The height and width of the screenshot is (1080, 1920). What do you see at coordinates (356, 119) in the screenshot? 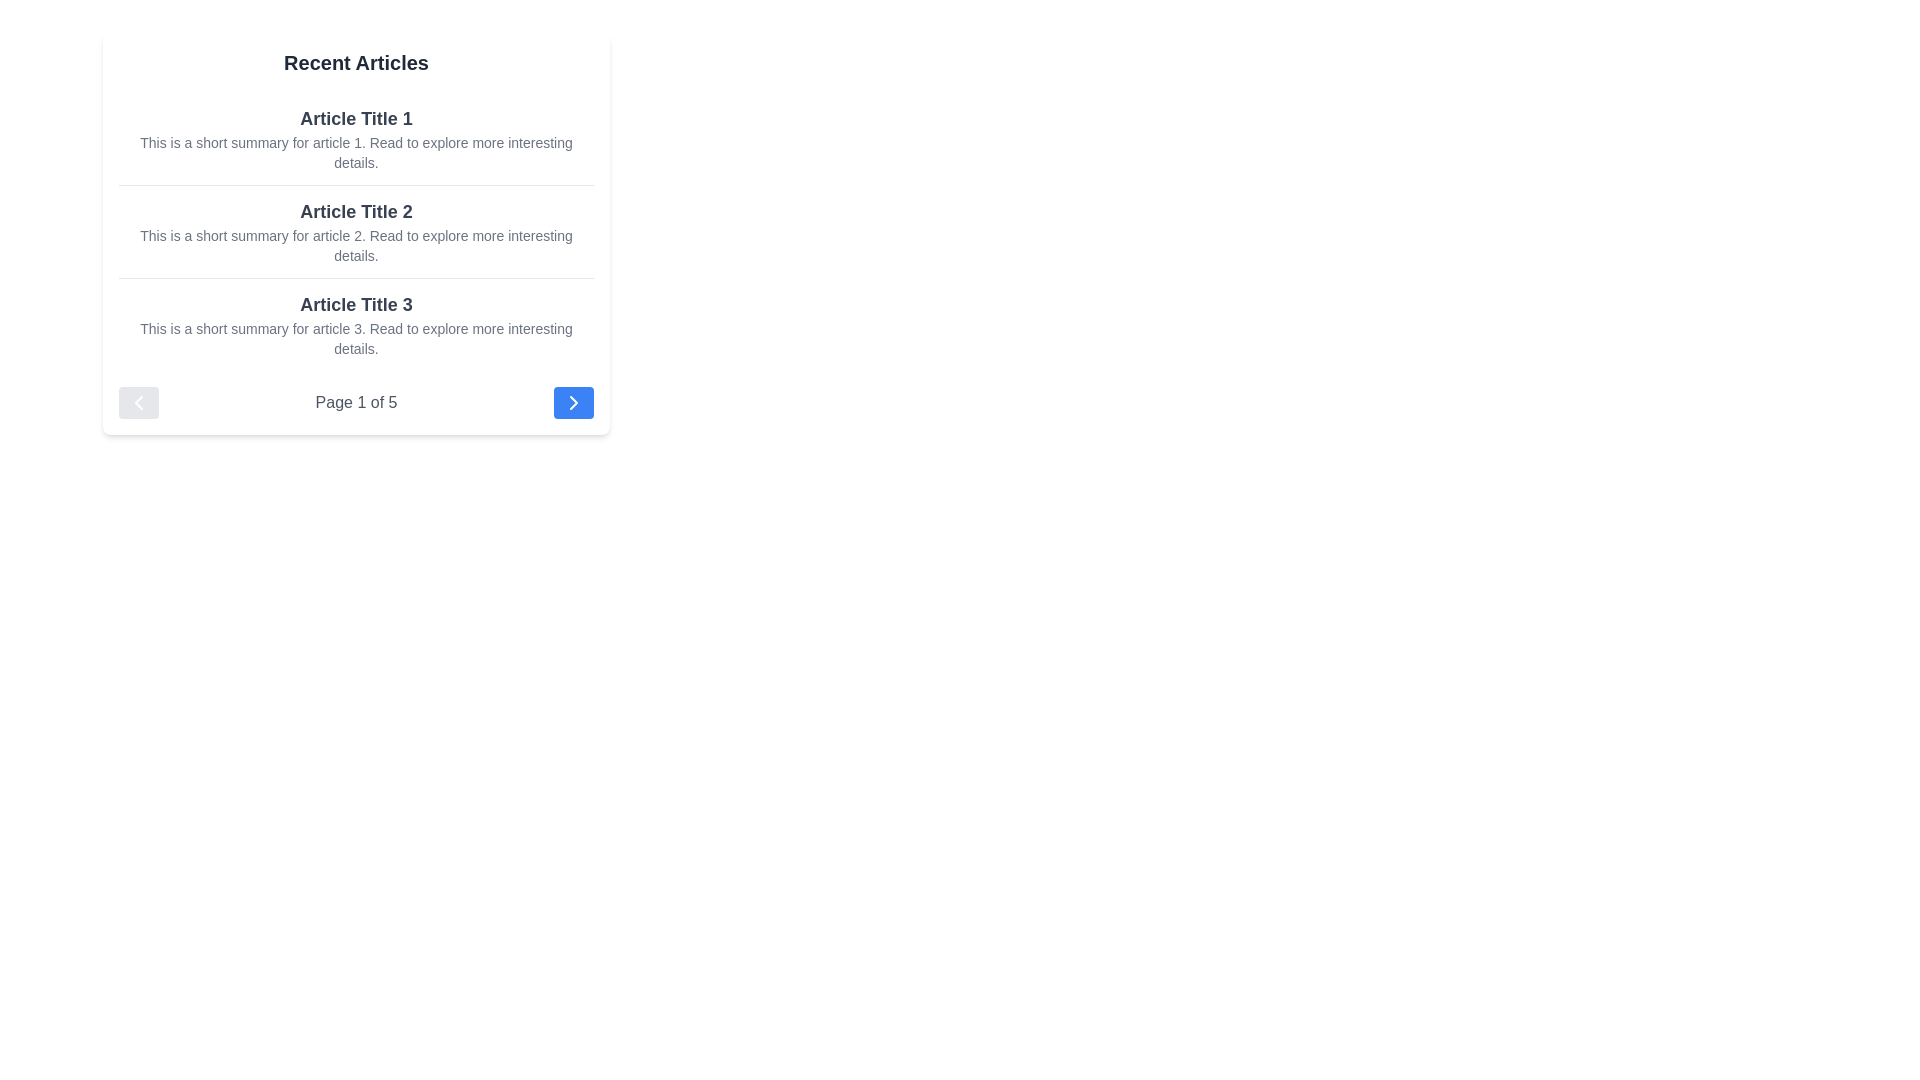
I see `the text label 'Article Title 1' which is bold and dark gray, positioned at the top of the article card layout` at bounding box center [356, 119].